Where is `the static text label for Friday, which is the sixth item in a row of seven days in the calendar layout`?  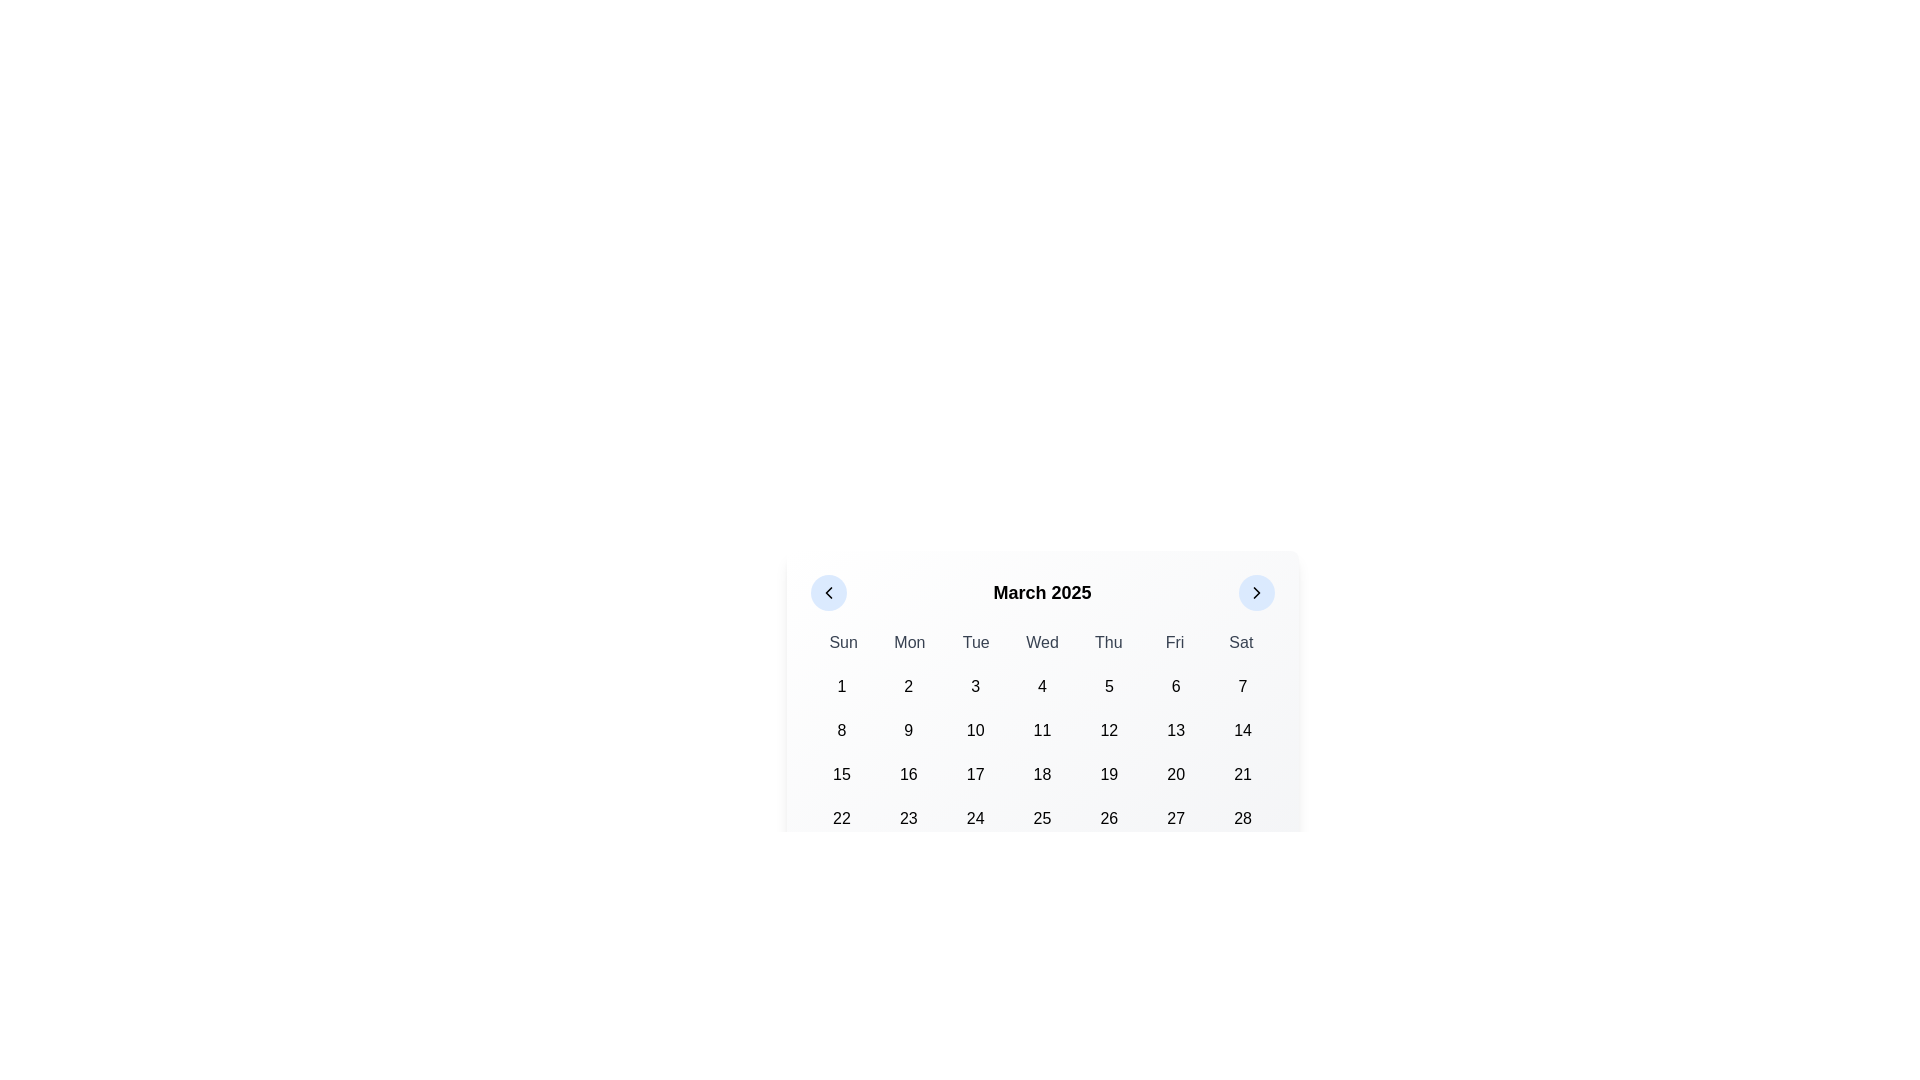 the static text label for Friday, which is the sixth item in a row of seven days in the calendar layout is located at coordinates (1175, 643).